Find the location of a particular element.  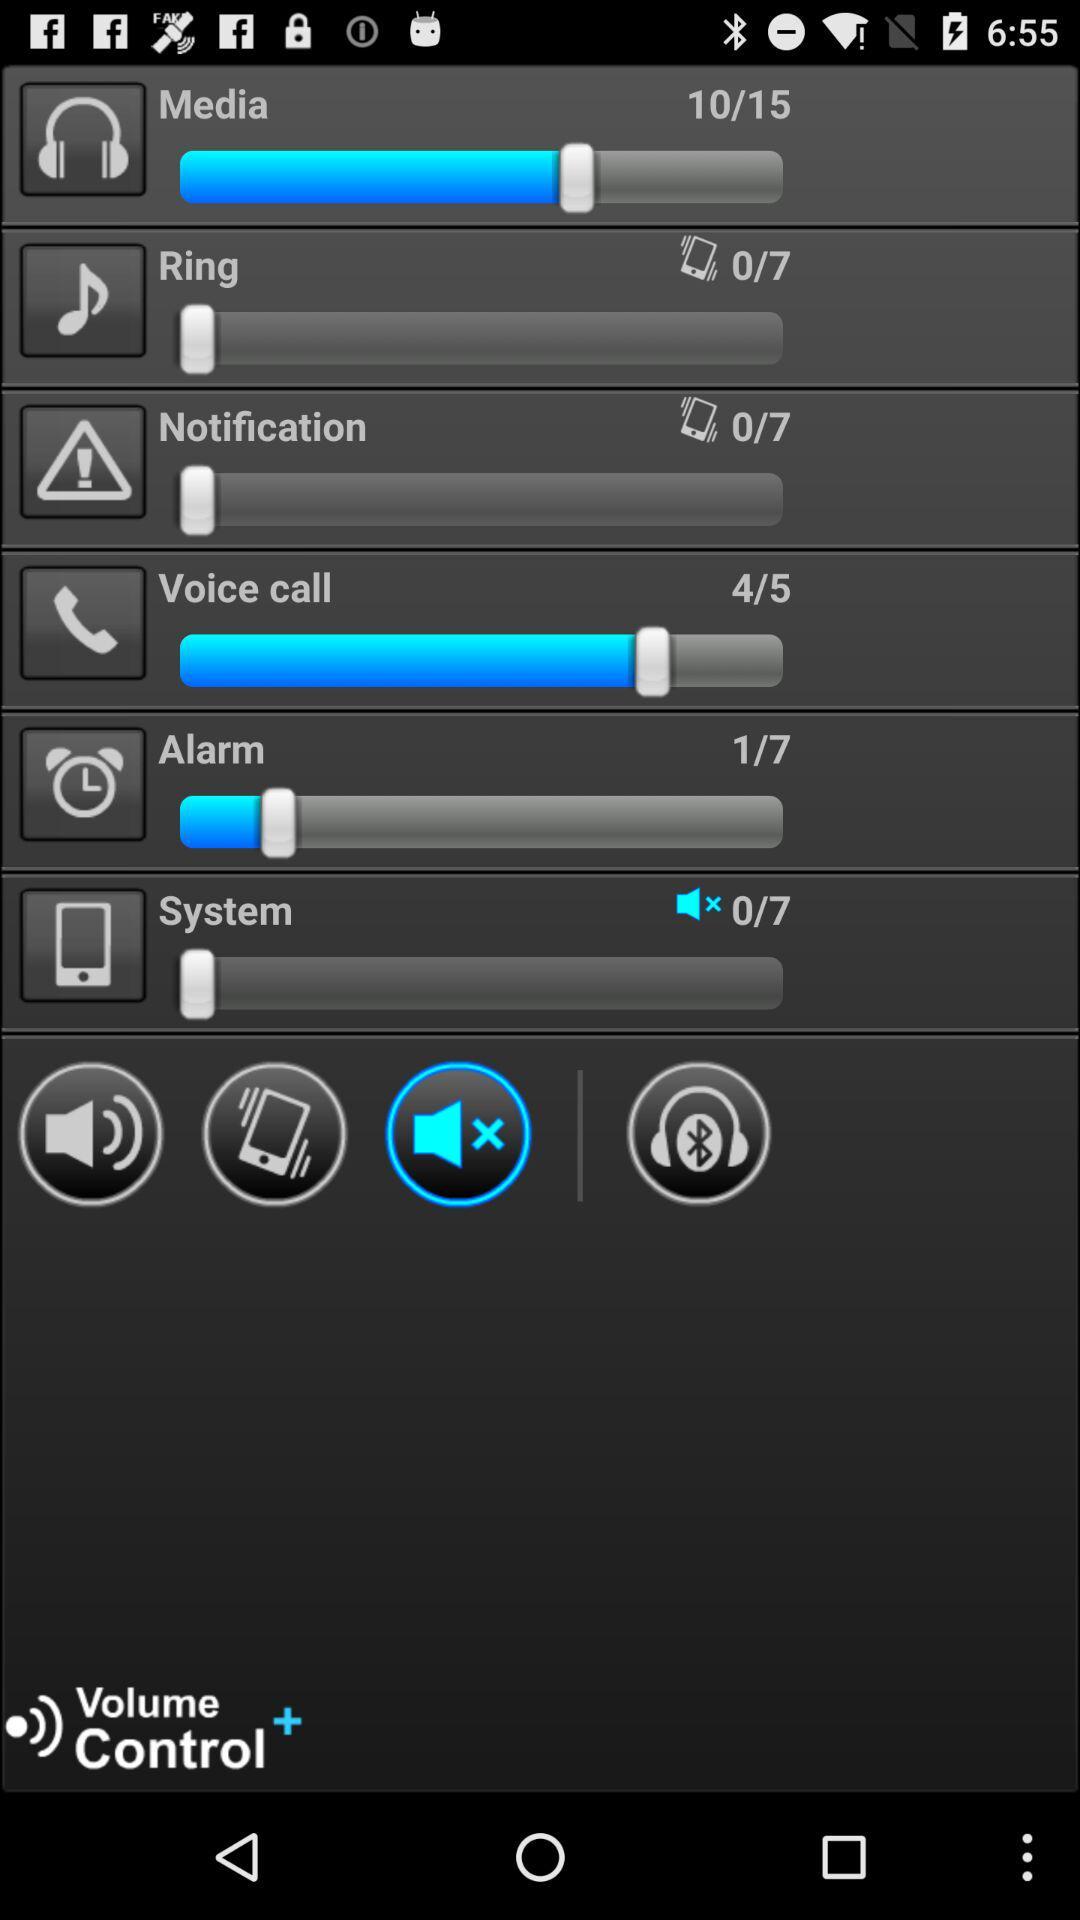

the icon which is before the media is located at coordinates (82, 138).